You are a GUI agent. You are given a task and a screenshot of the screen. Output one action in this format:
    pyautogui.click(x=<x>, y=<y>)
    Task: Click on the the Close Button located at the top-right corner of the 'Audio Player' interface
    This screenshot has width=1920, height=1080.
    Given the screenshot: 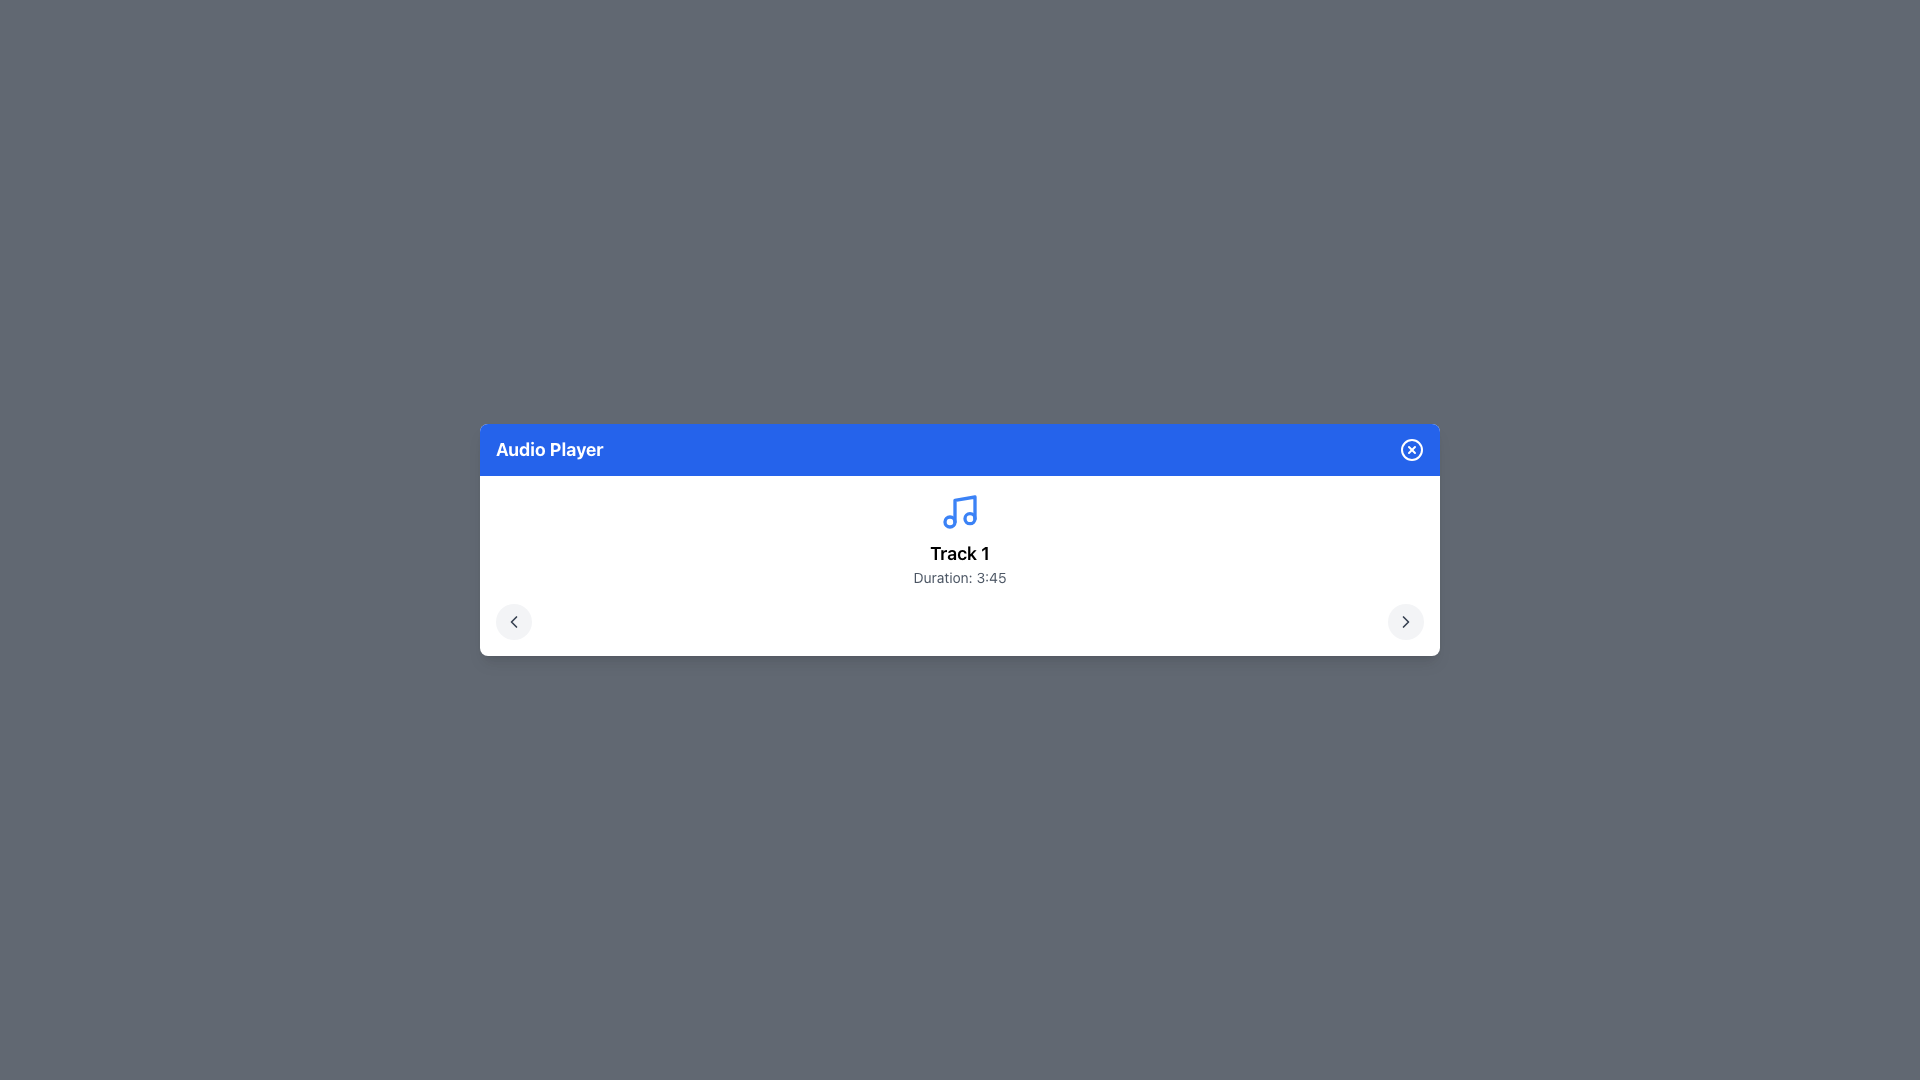 What is the action you would take?
    pyautogui.click(x=1410, y=450)
    